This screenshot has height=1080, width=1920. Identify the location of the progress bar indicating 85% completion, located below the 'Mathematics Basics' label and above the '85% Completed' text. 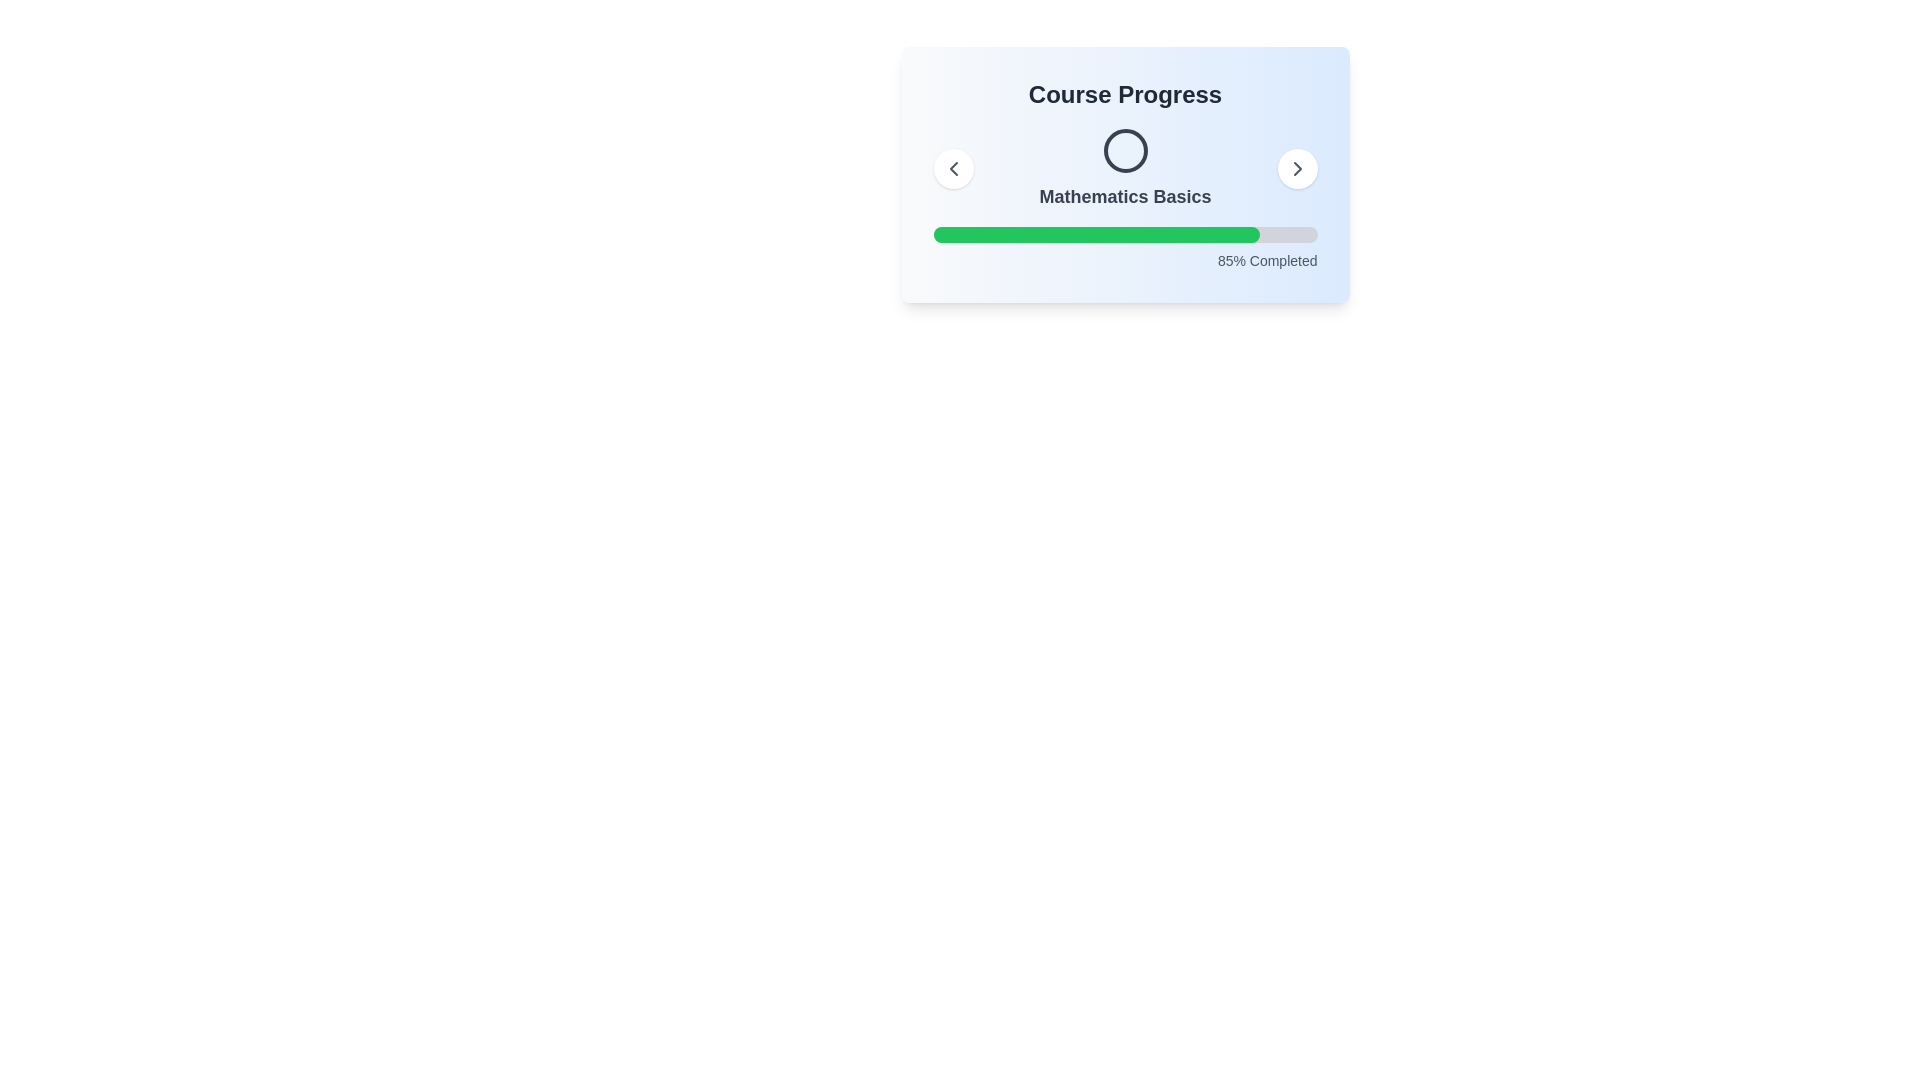
(1125, 234).